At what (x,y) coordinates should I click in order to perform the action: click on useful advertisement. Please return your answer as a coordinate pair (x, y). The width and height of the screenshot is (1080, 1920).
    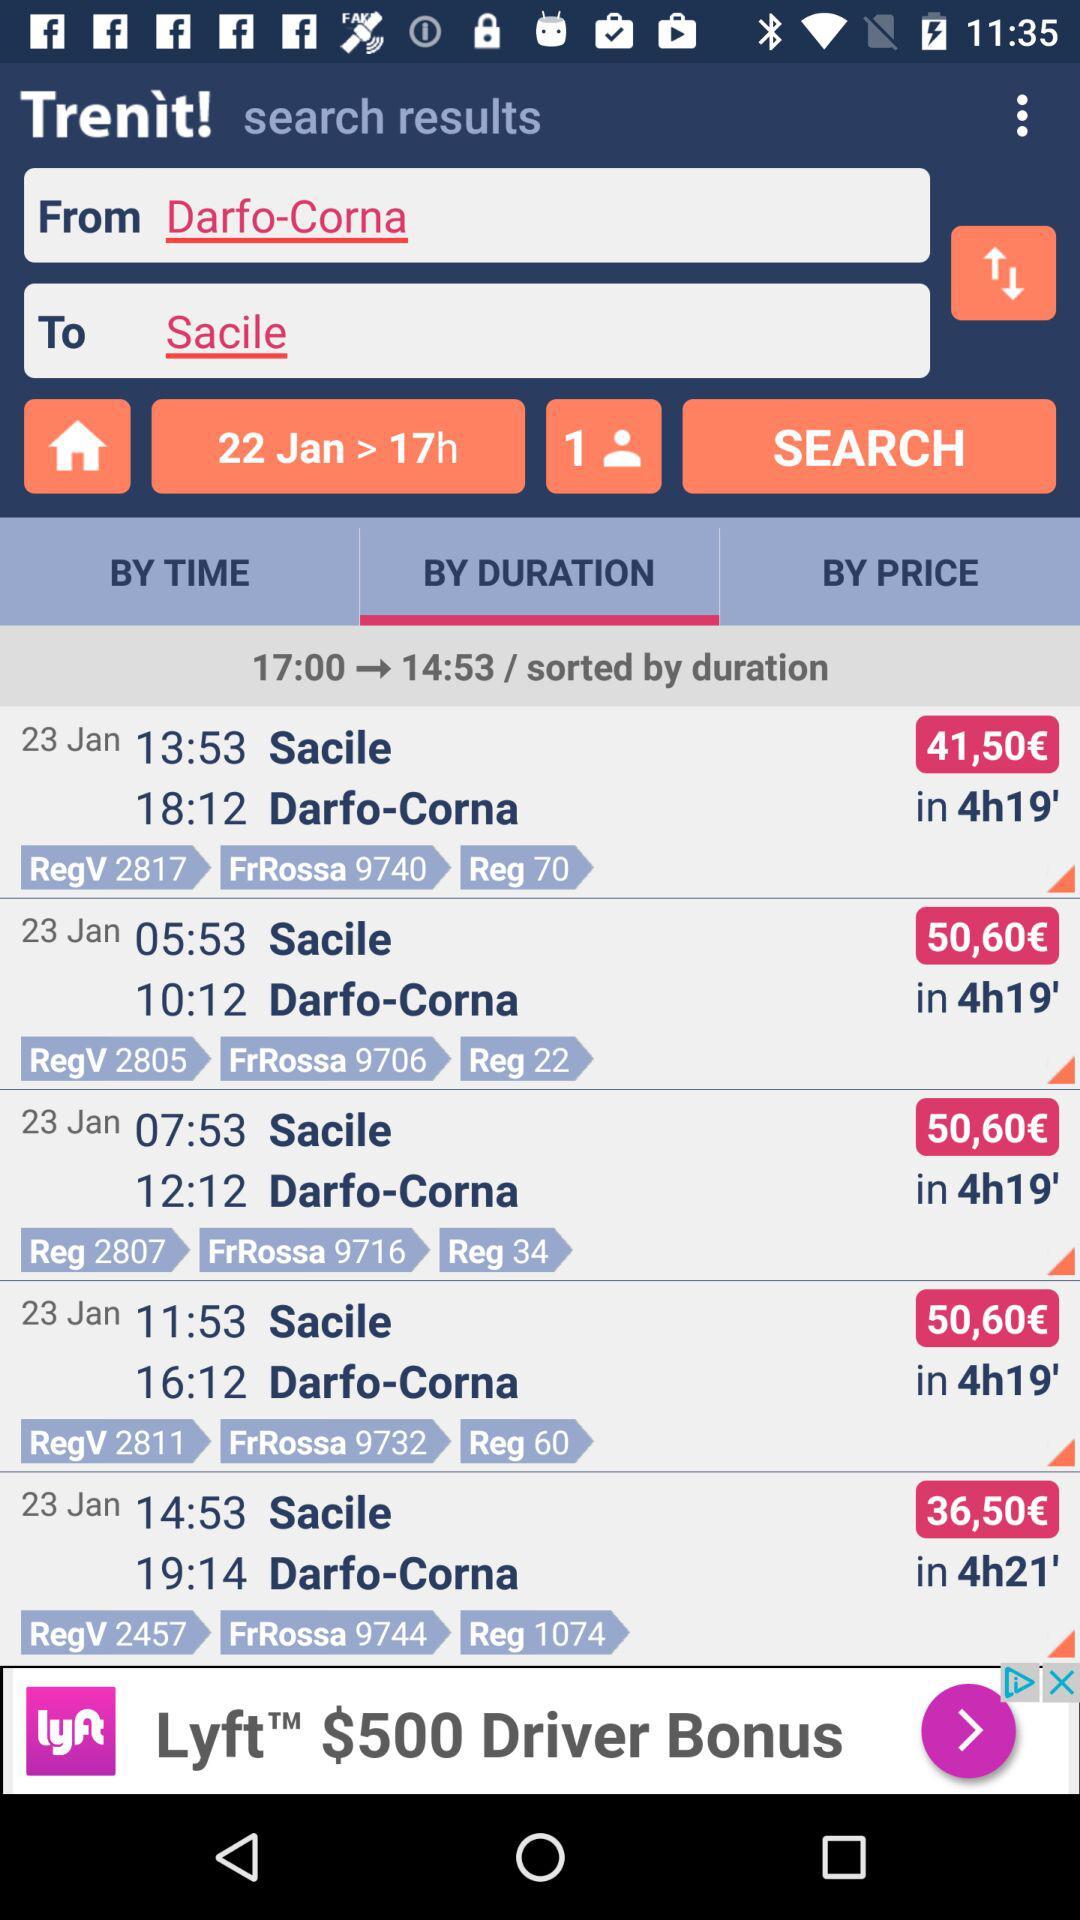
    Looking at the image, I should click on (540, 1727).